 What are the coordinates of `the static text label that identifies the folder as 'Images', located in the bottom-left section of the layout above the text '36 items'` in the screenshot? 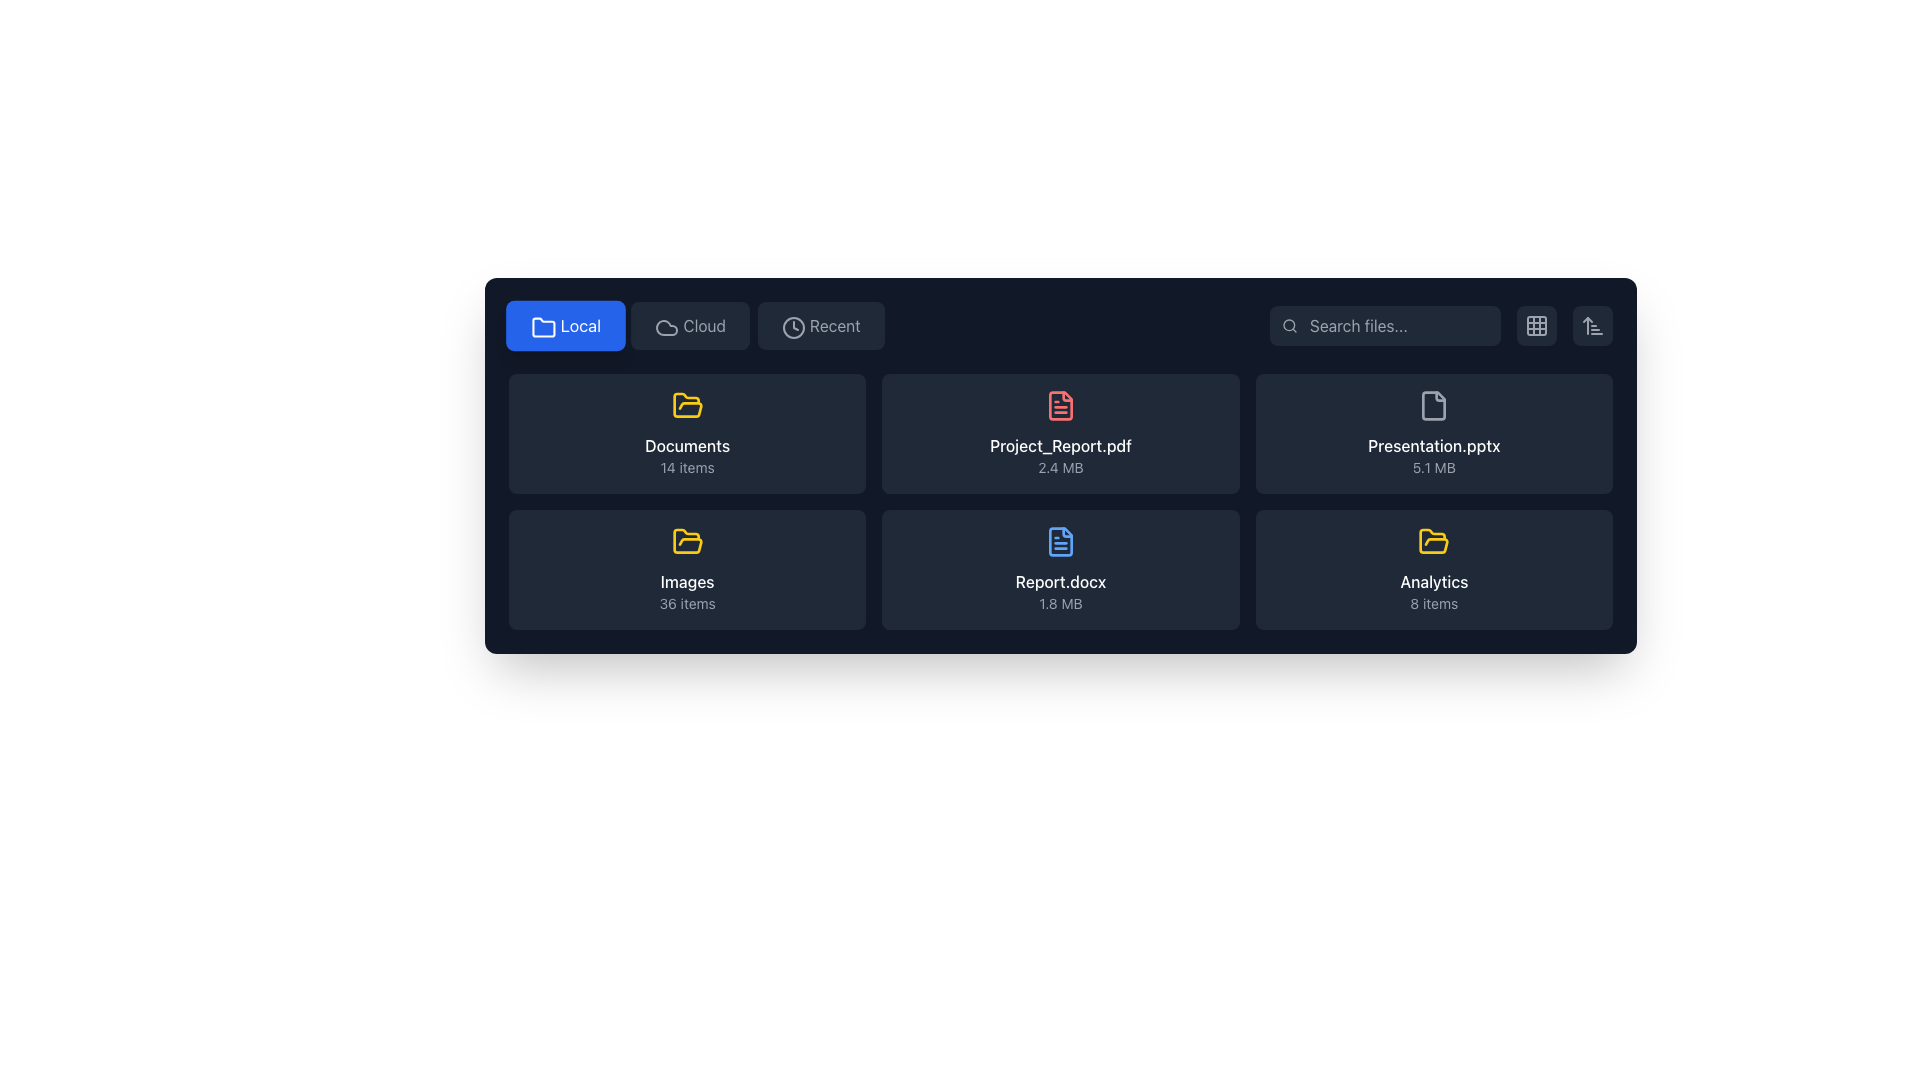 It's located at (687, 582).